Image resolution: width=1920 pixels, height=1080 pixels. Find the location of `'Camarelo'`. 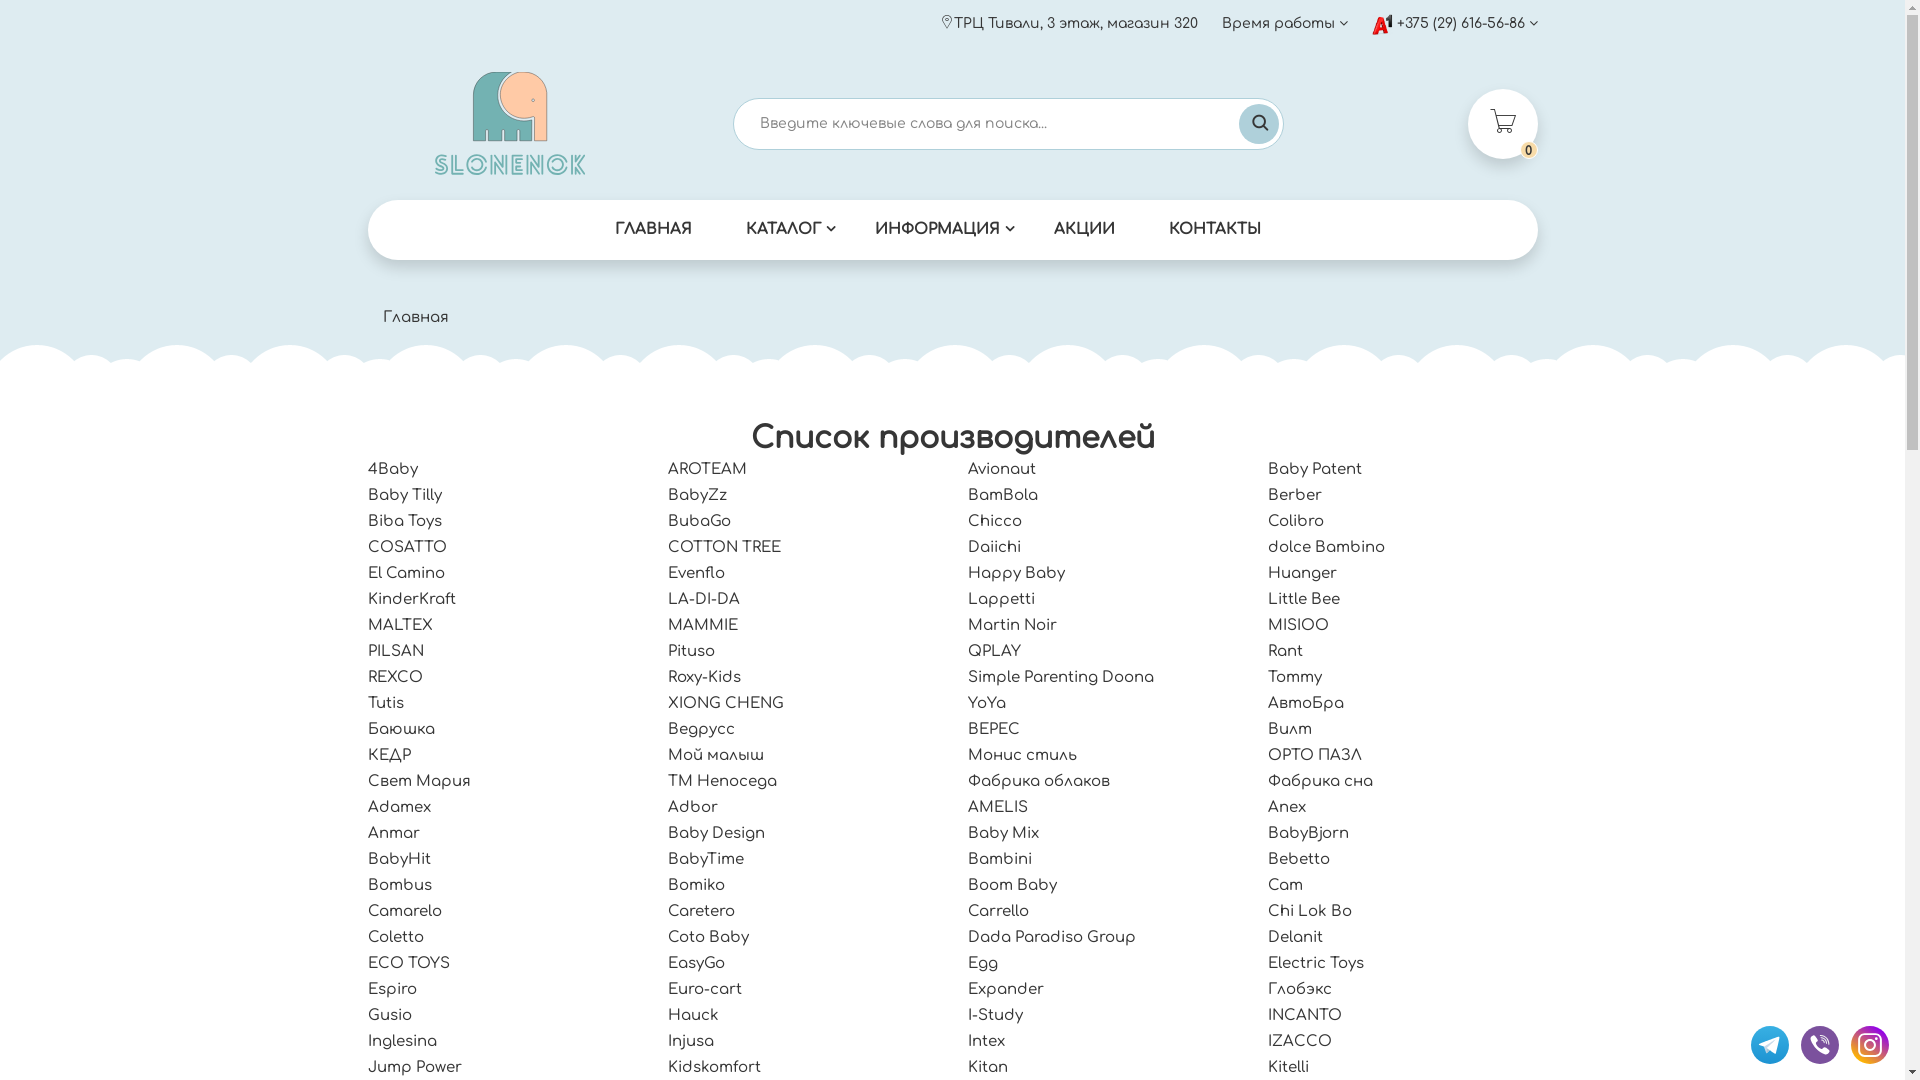

'Camarelo' is located at coordinates (368, 911).